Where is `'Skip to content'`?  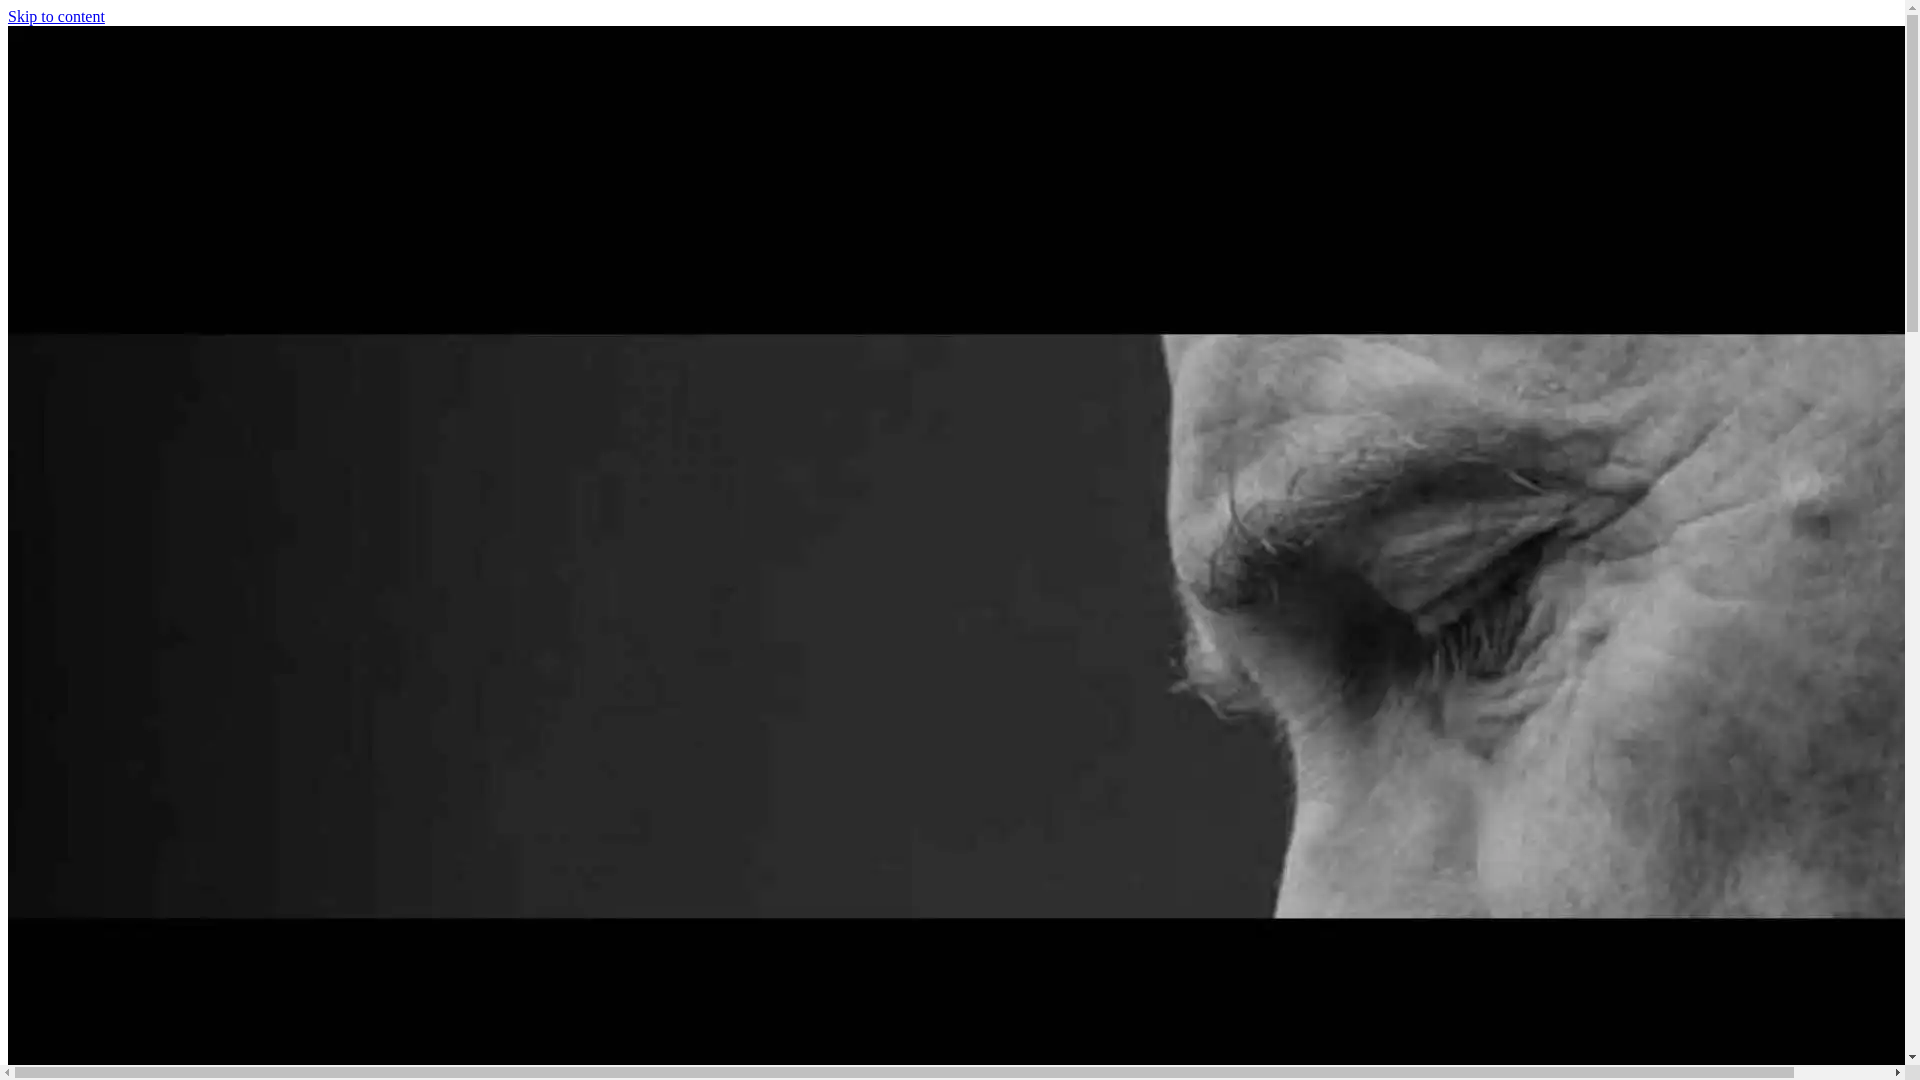 'Skip to content' is located at coordinates (8, 16).